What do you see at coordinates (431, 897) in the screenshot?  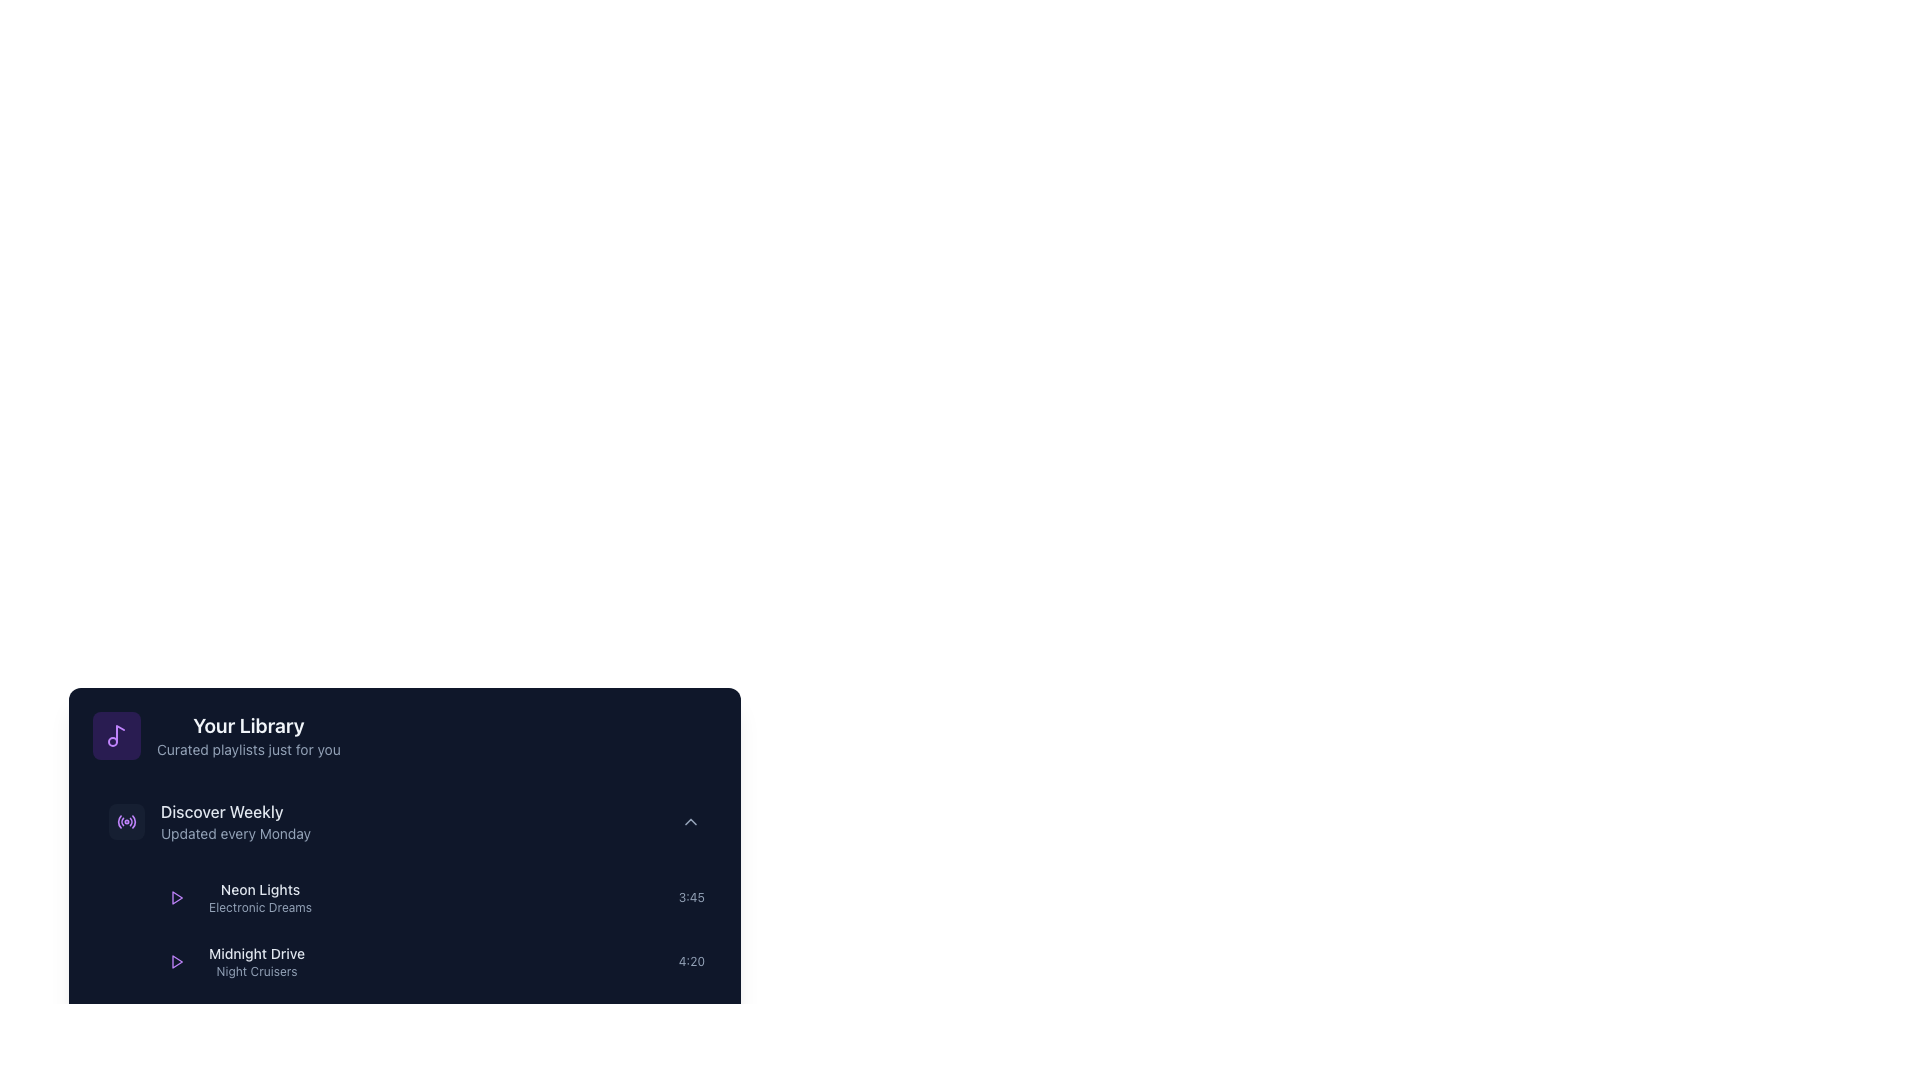 I see `the first song entry in the 'Your Library' and 'Discover Weekly' section` at bounding box center [431, 897].